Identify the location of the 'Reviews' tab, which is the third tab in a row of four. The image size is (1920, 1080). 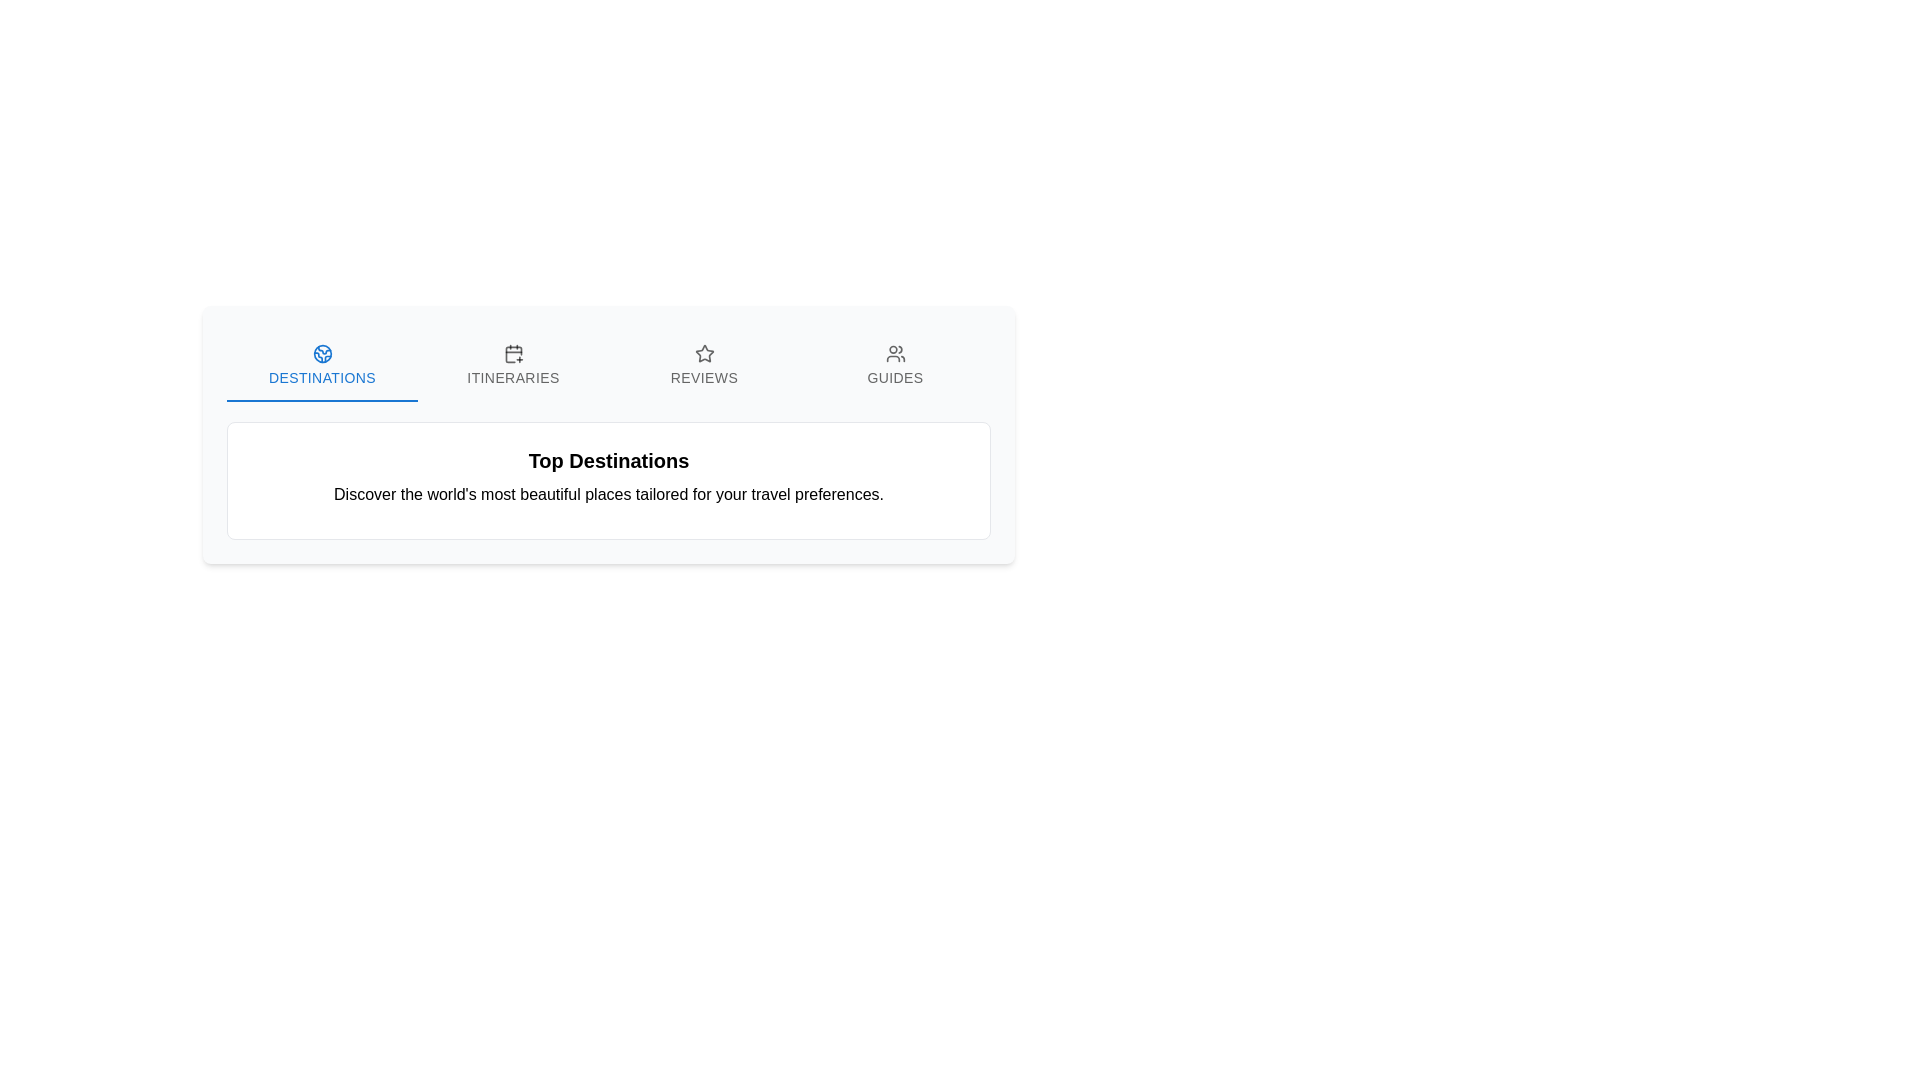
(704, 366).